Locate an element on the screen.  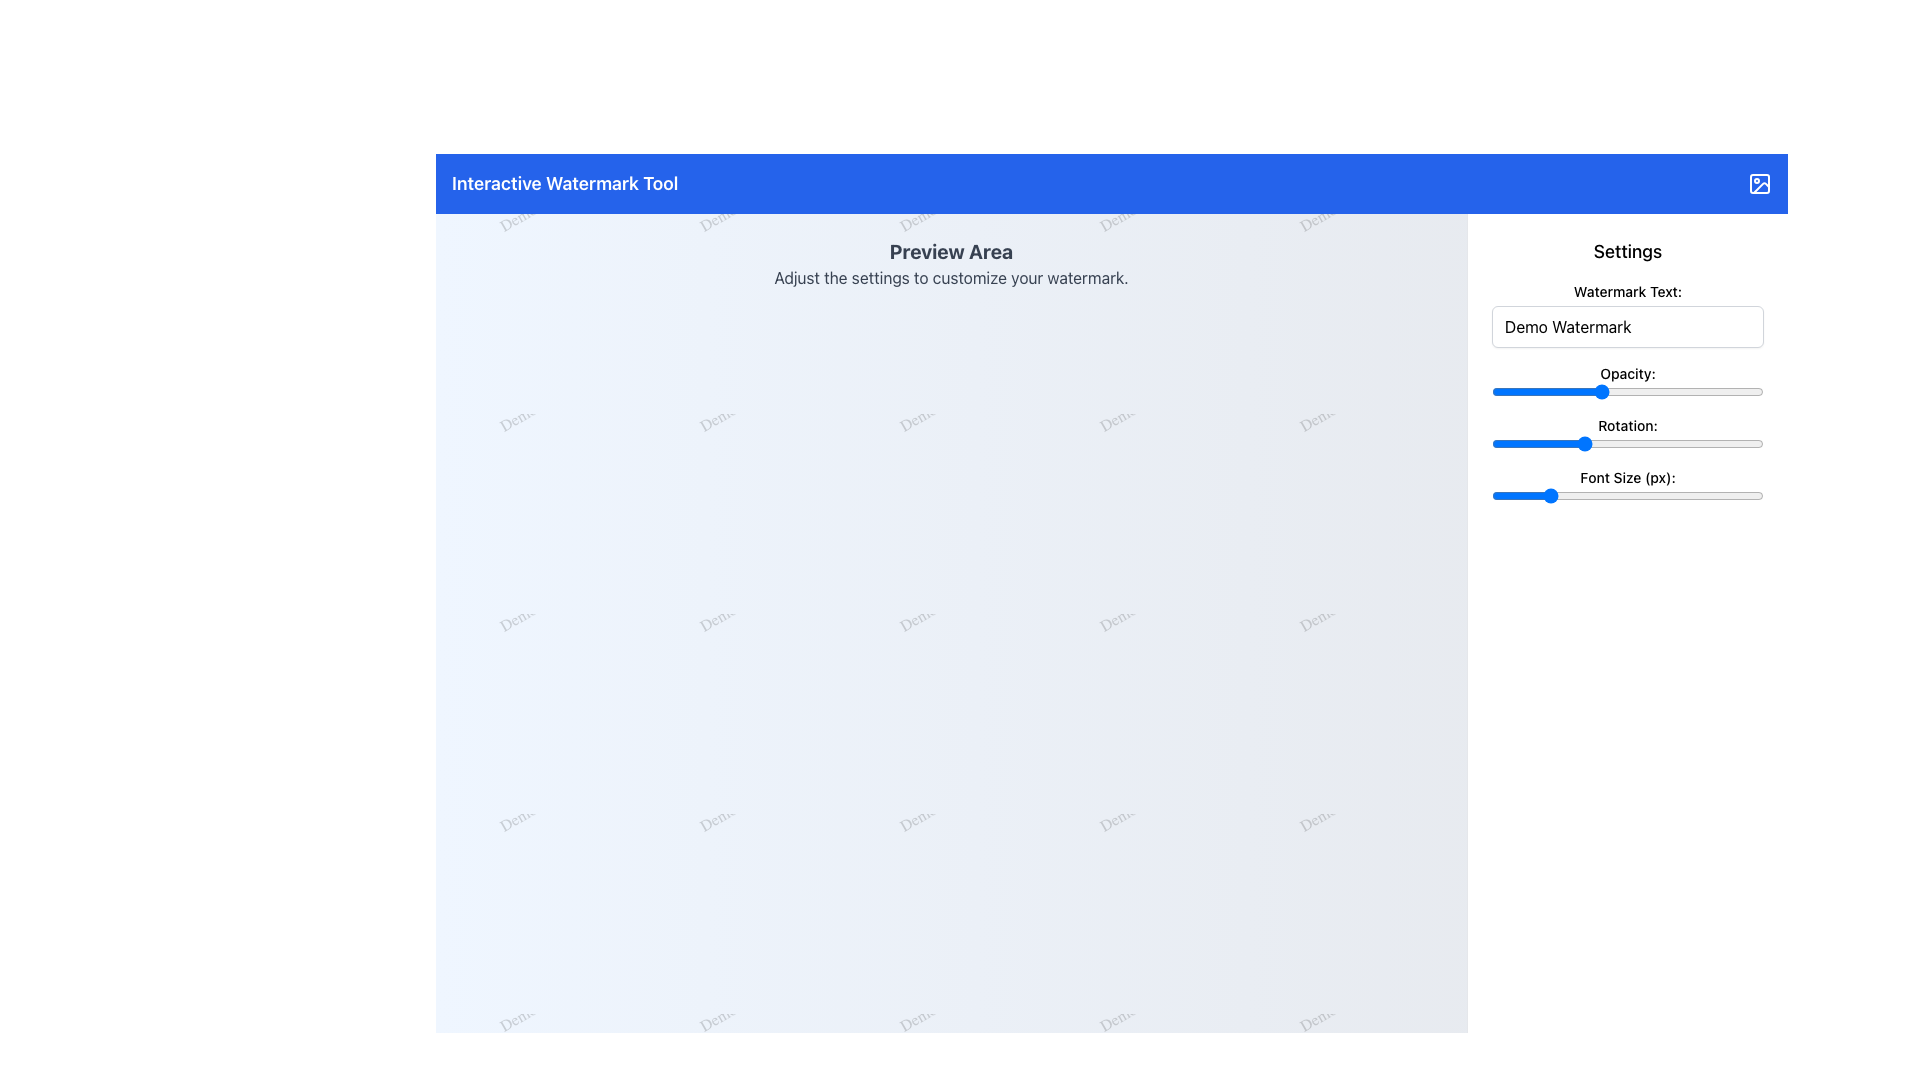
the large, bold static text label displaying 'Preview Area', which is centrally aligned at the top of the main content section is located at coordinates (950, 250).